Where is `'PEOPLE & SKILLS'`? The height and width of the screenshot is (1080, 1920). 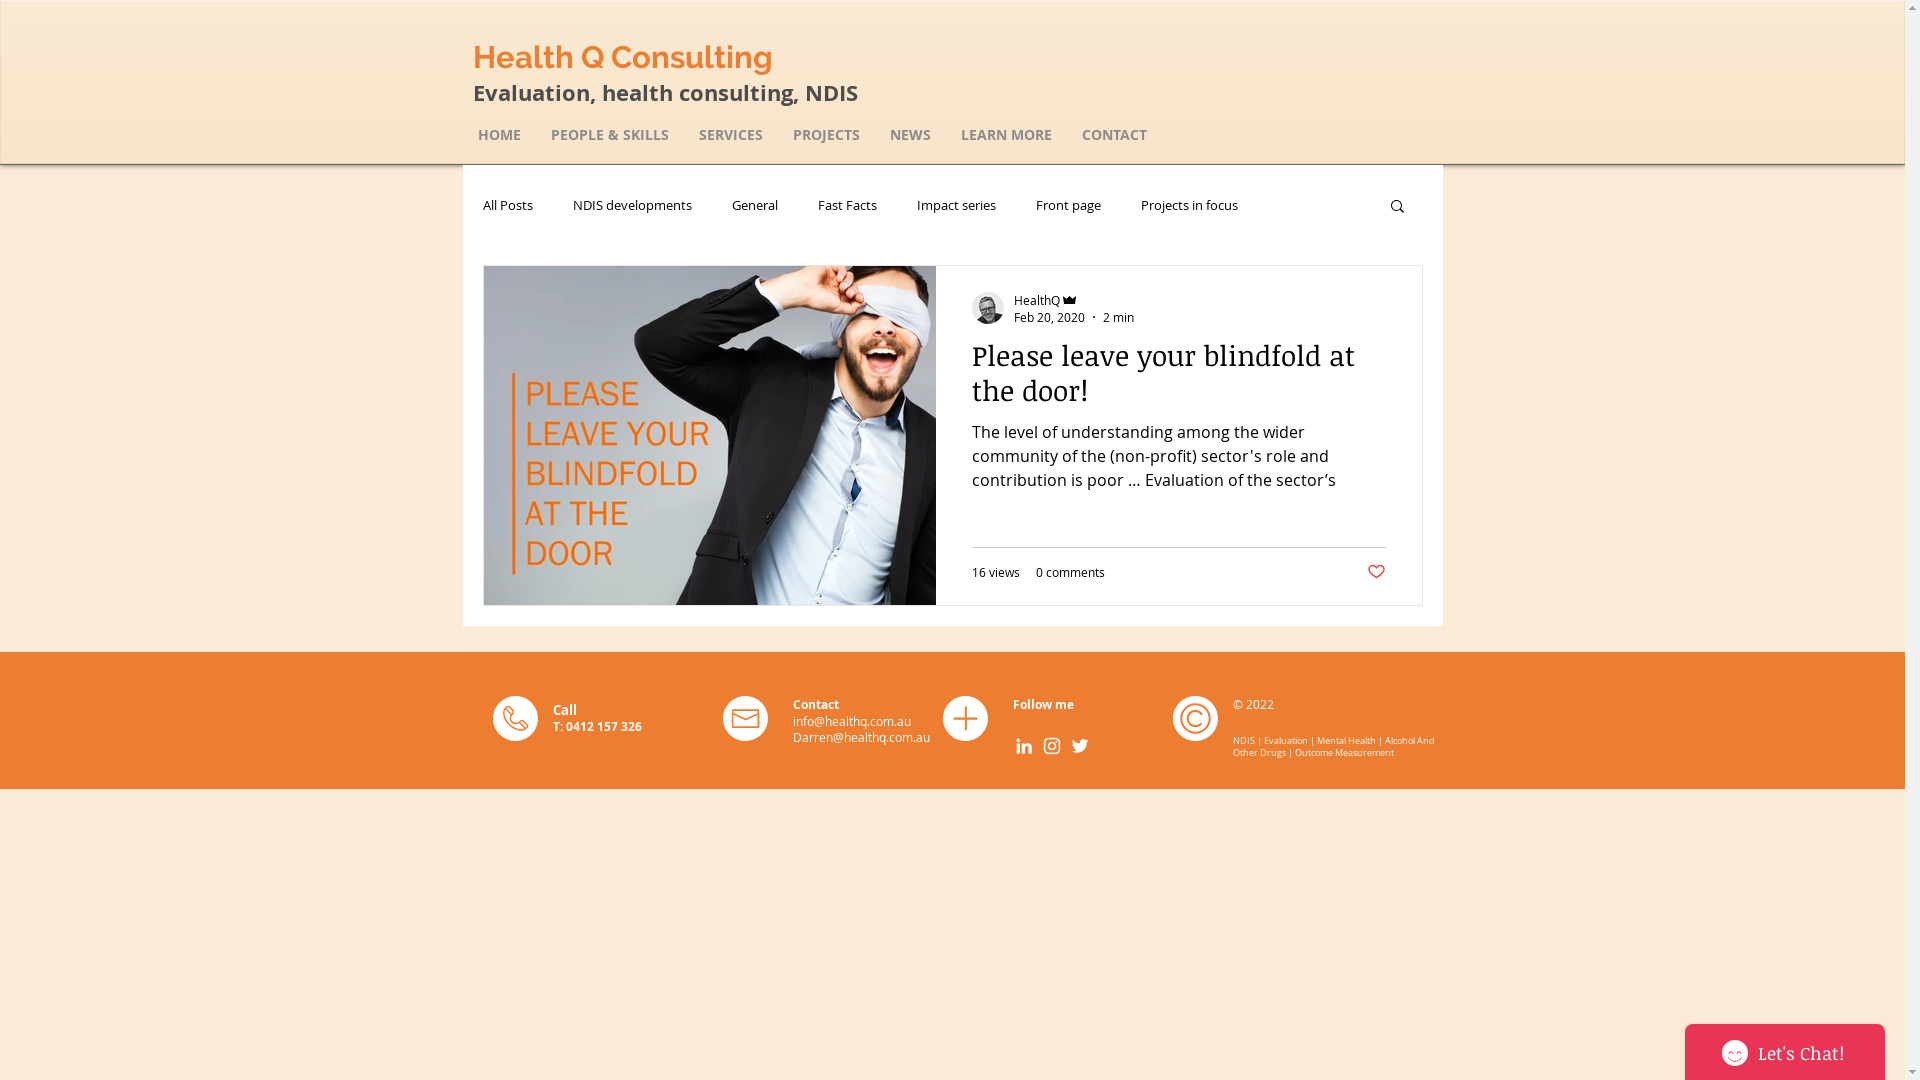 'PEOPLE & SKILLS' is located at coordinates (608, 134).